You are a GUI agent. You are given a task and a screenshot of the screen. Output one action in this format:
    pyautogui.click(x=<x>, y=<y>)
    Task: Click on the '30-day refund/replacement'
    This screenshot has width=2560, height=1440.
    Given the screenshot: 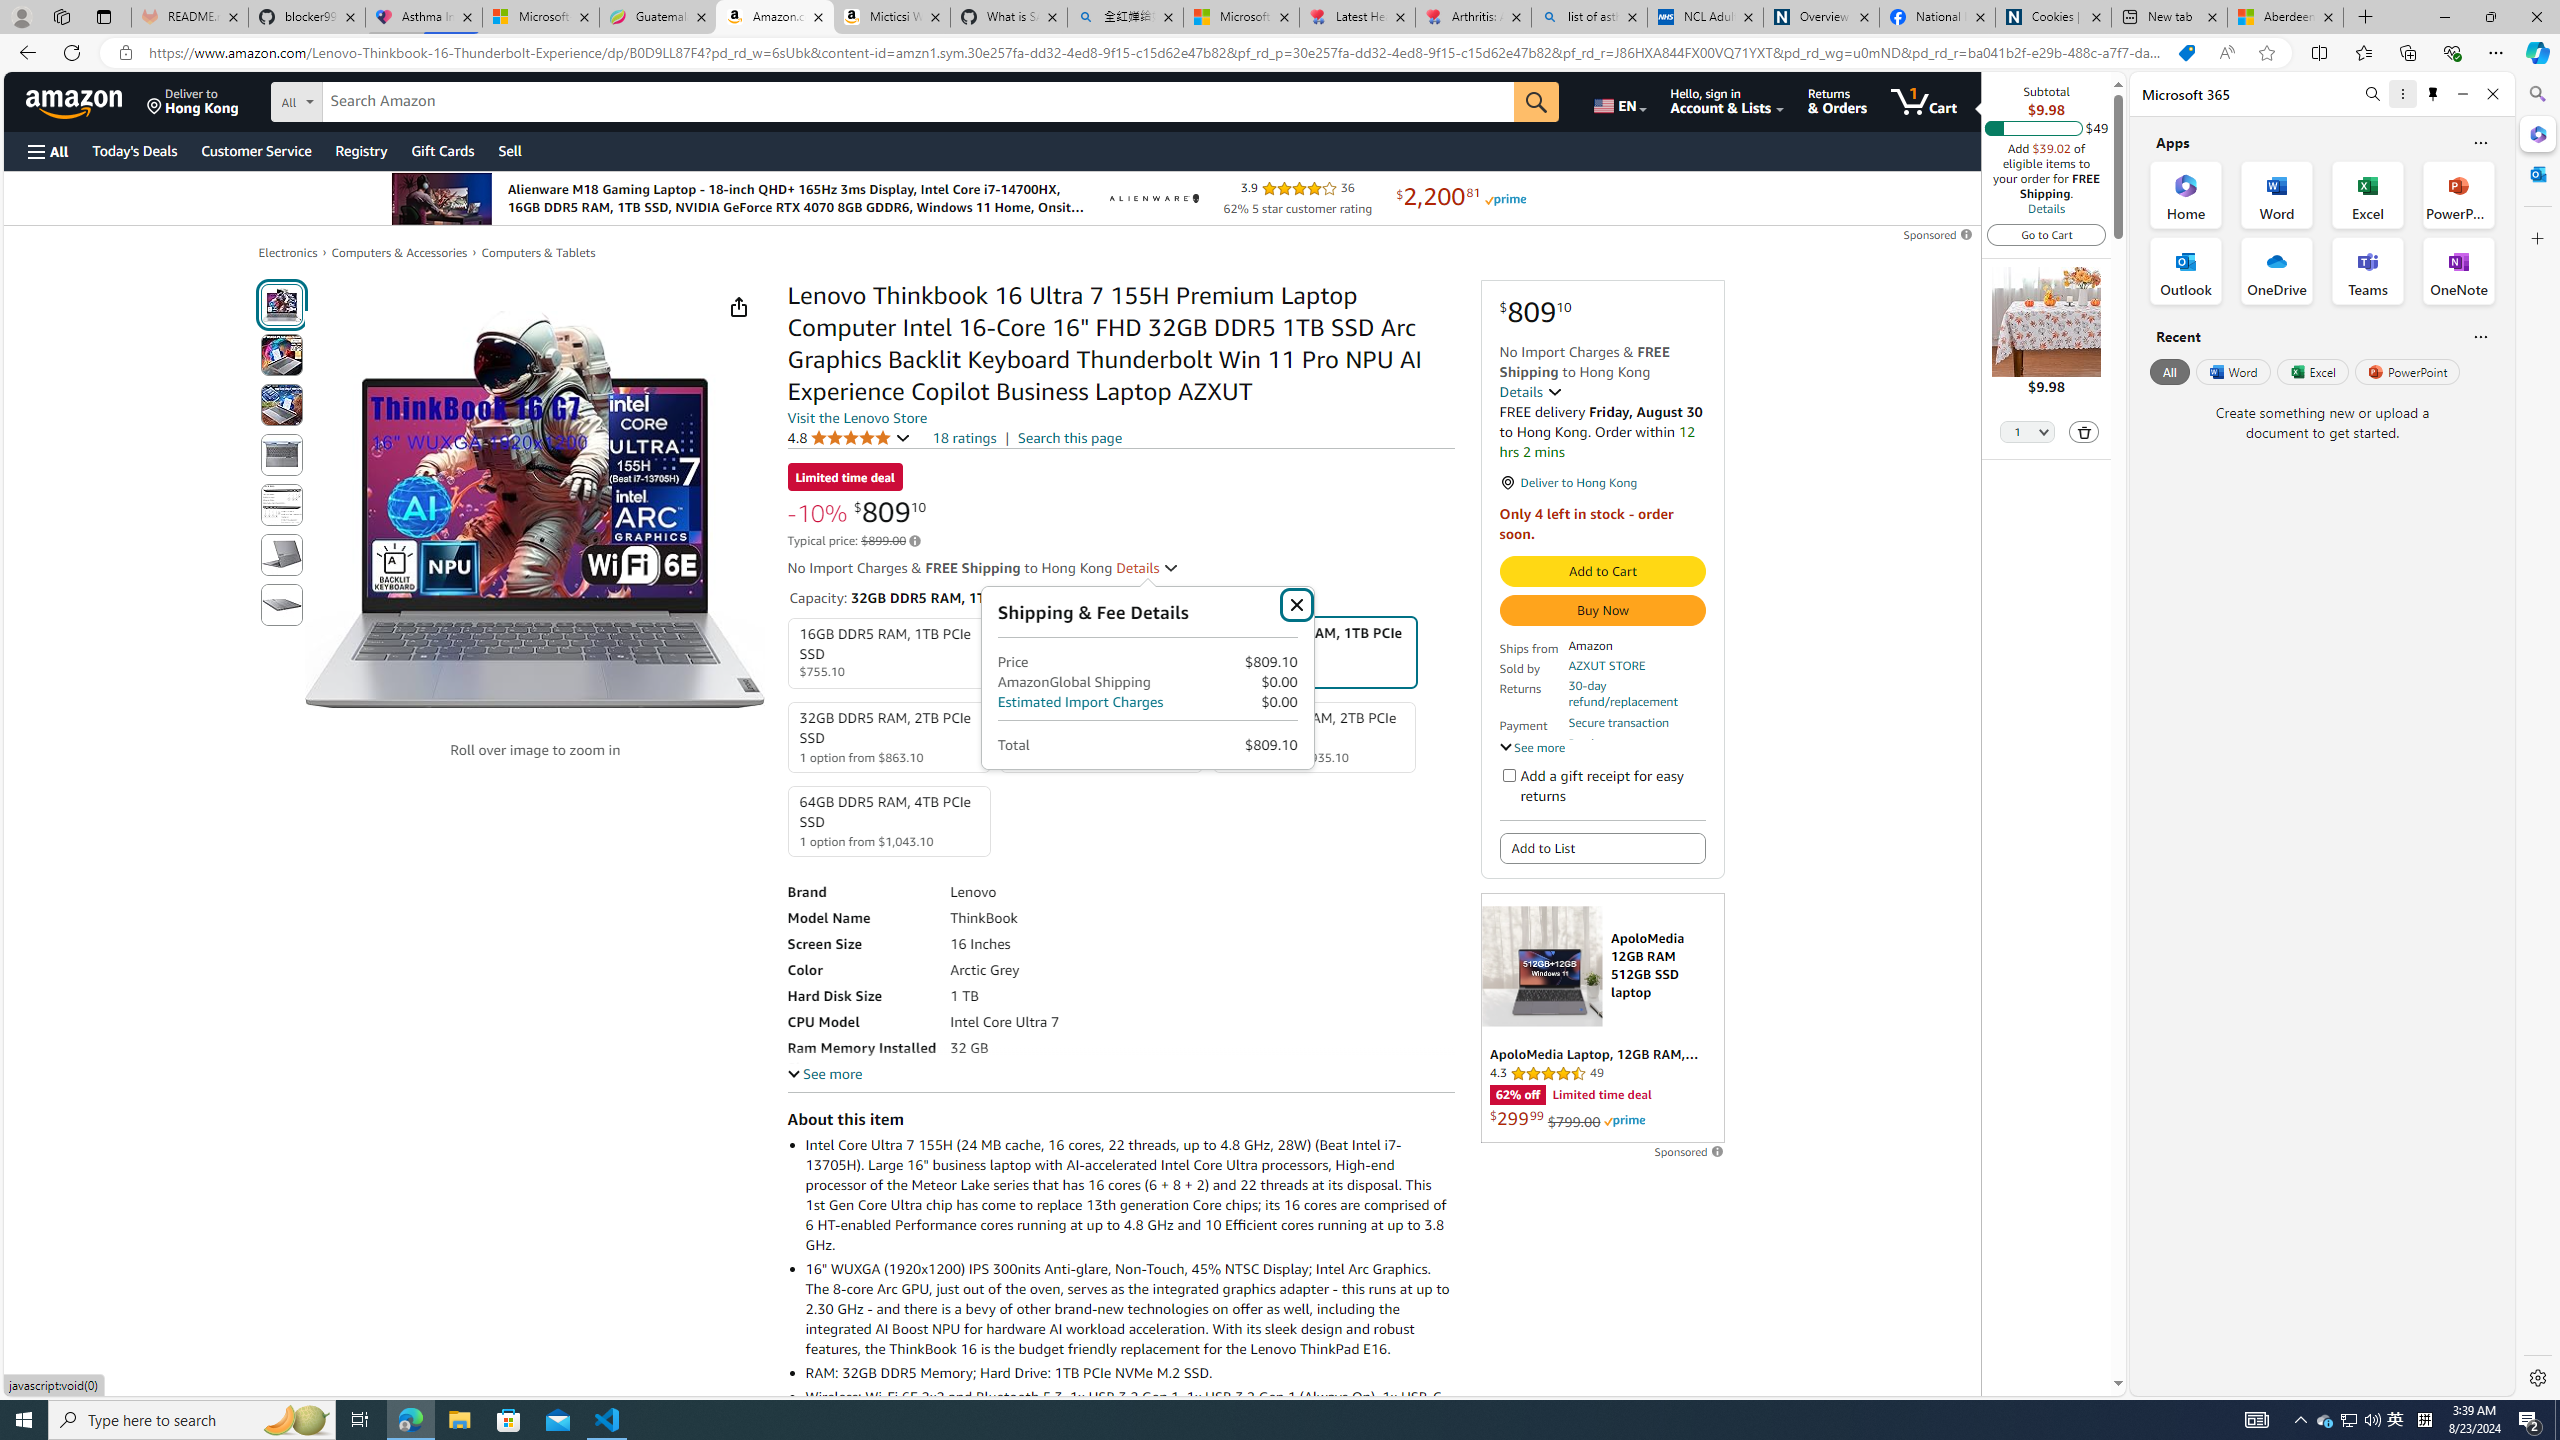 What is the action you would take?
    pyautogui.click(x=1634, y=693)
    